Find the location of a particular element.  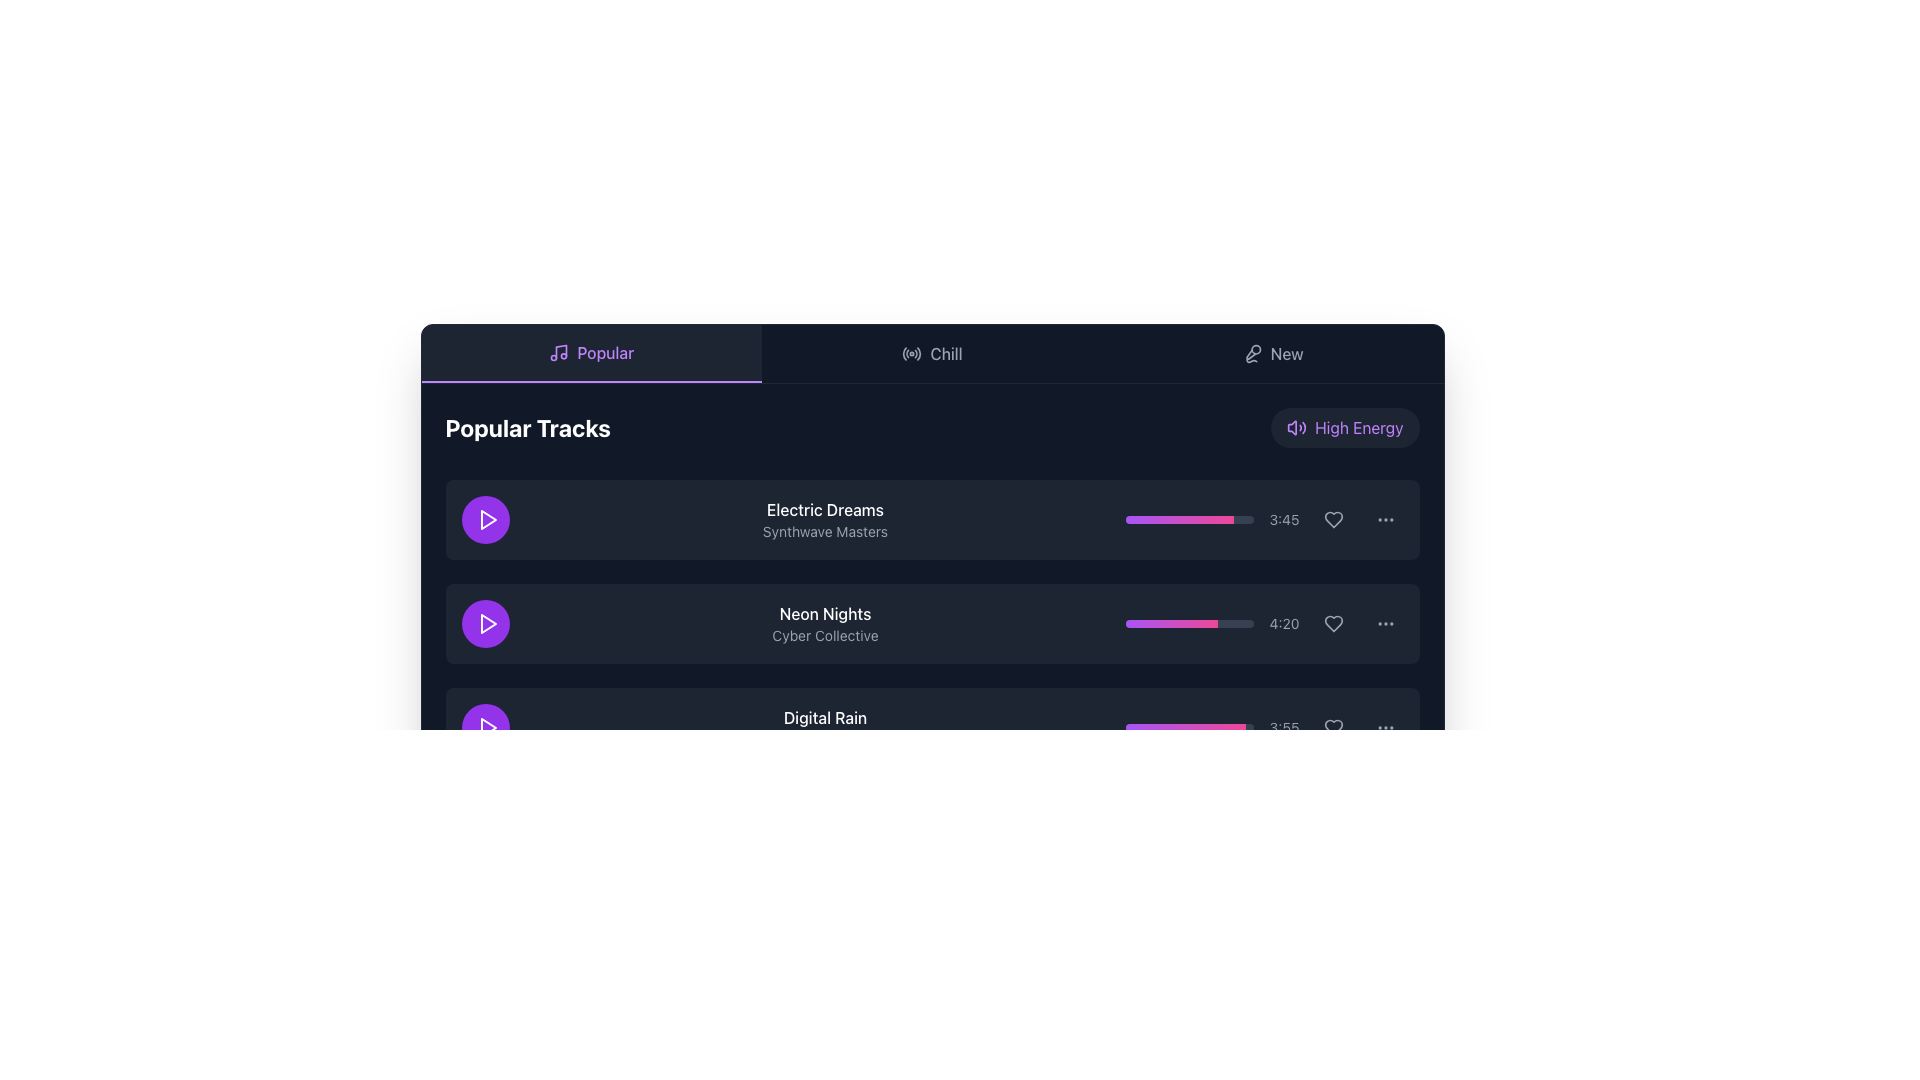

the 'Chill' tab icon located centrally within the 'Chill' button text in the navigation bar at the top of the interface is located at coordinates (911, 353).